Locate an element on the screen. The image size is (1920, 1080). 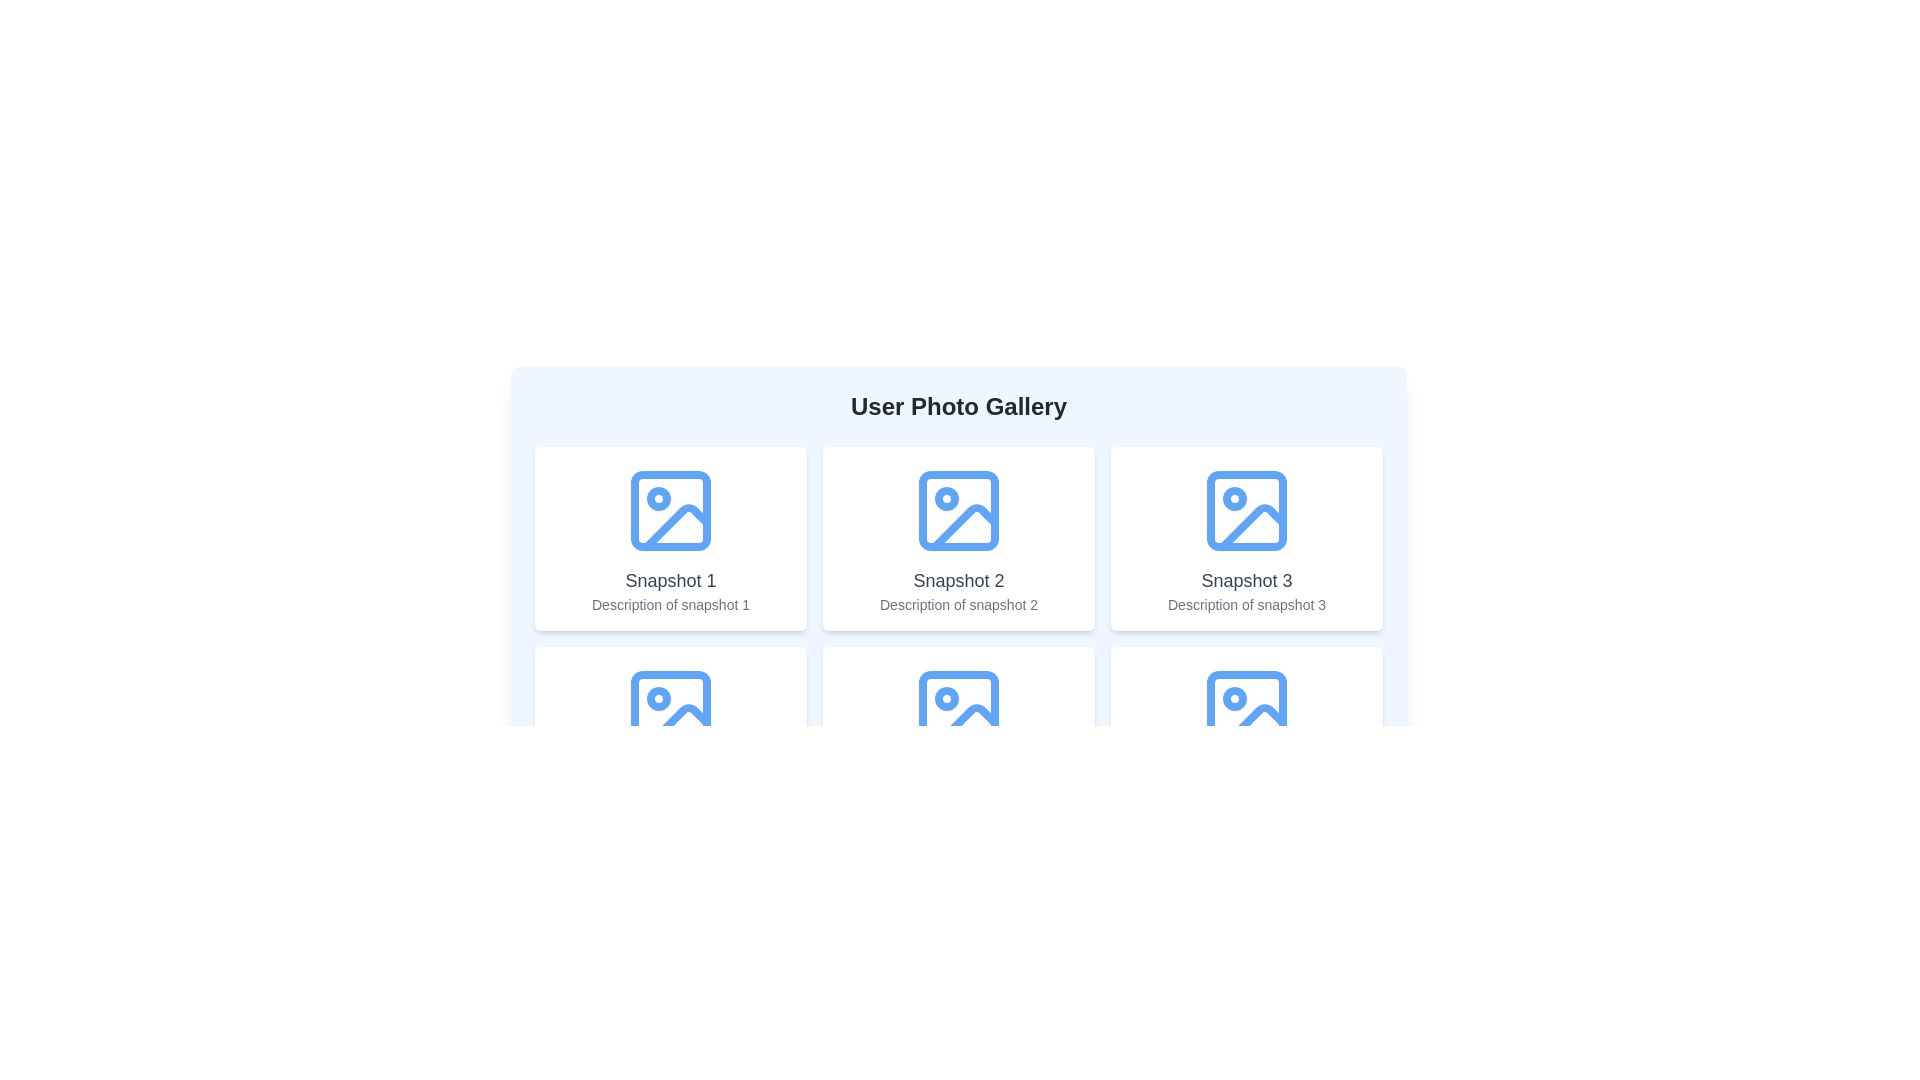
the Text Label located at the bottom of the 'Snapshot 3' card component in the grid layout is located at coordinates (1246, 604).